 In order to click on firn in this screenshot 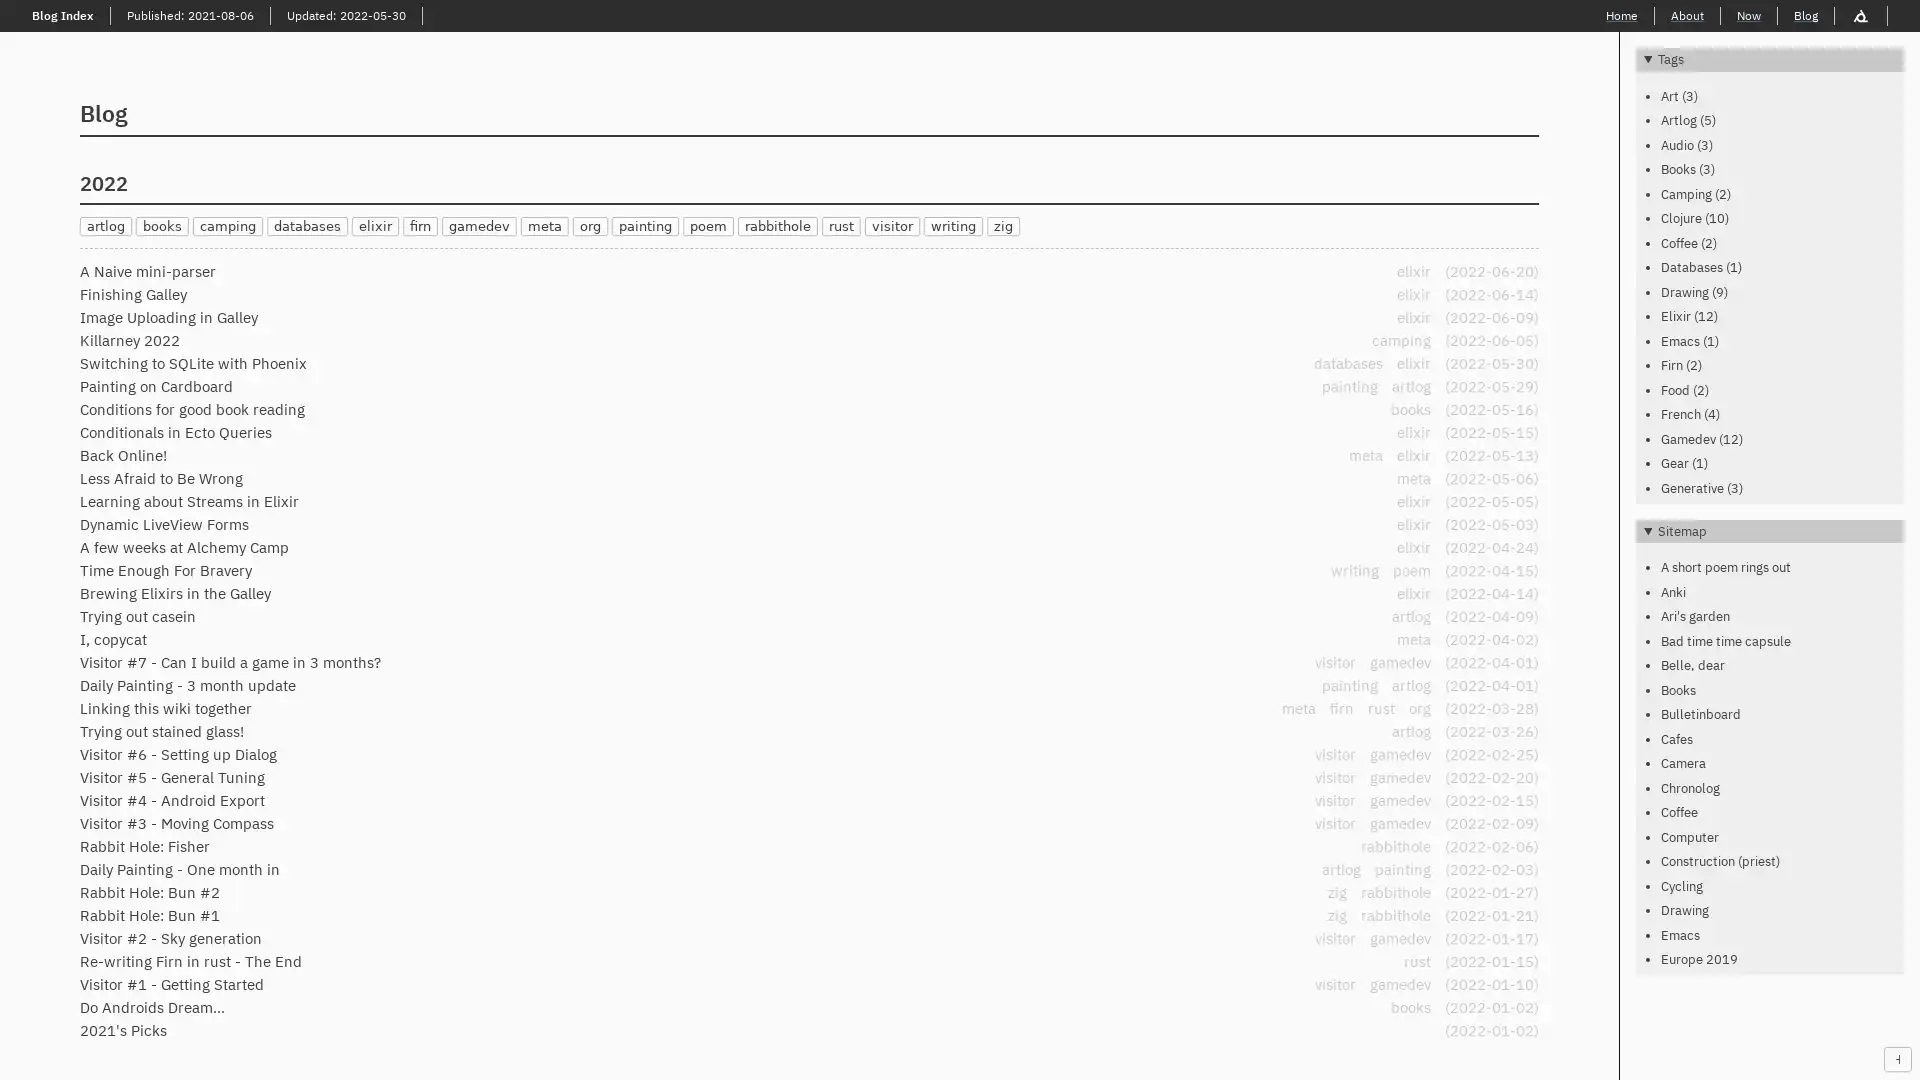, I will do `click(419, 225)`.